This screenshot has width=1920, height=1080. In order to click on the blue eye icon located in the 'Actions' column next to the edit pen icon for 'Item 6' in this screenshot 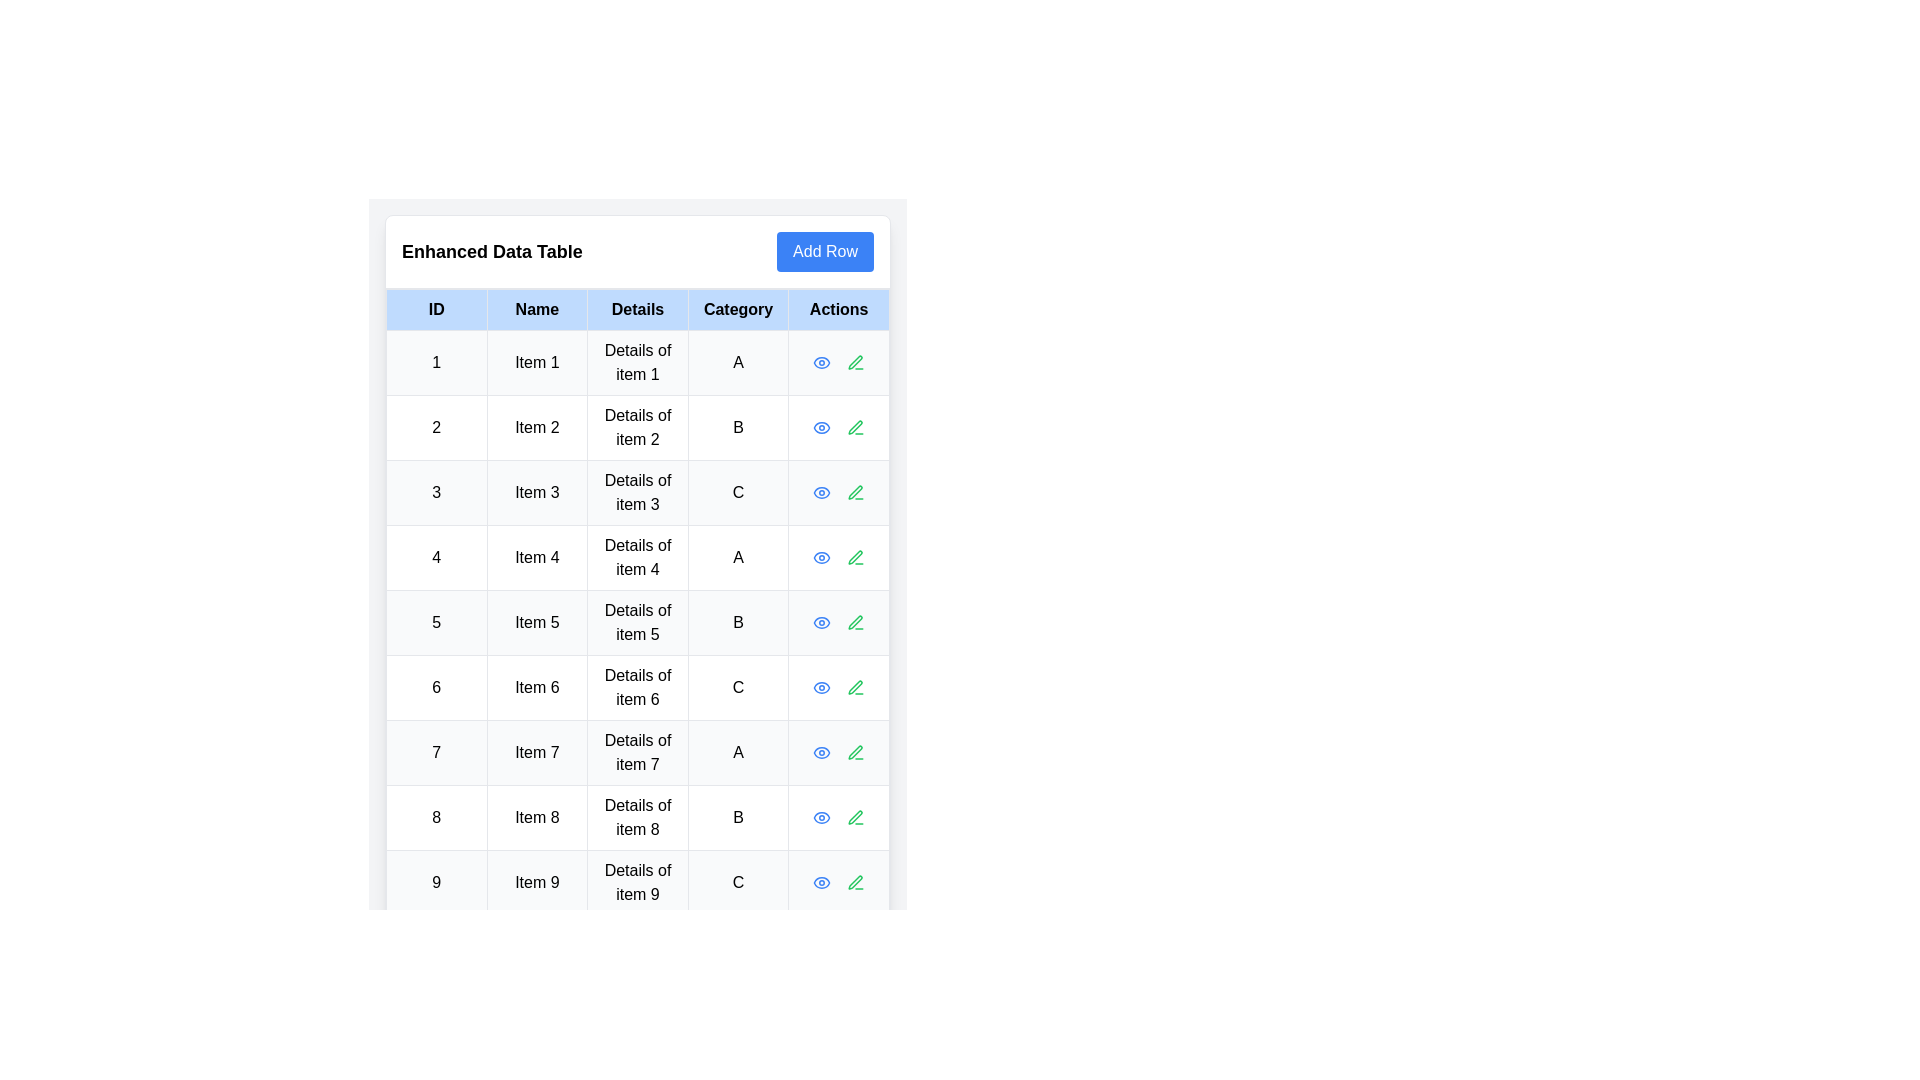, I will do `click(822, 686)`.